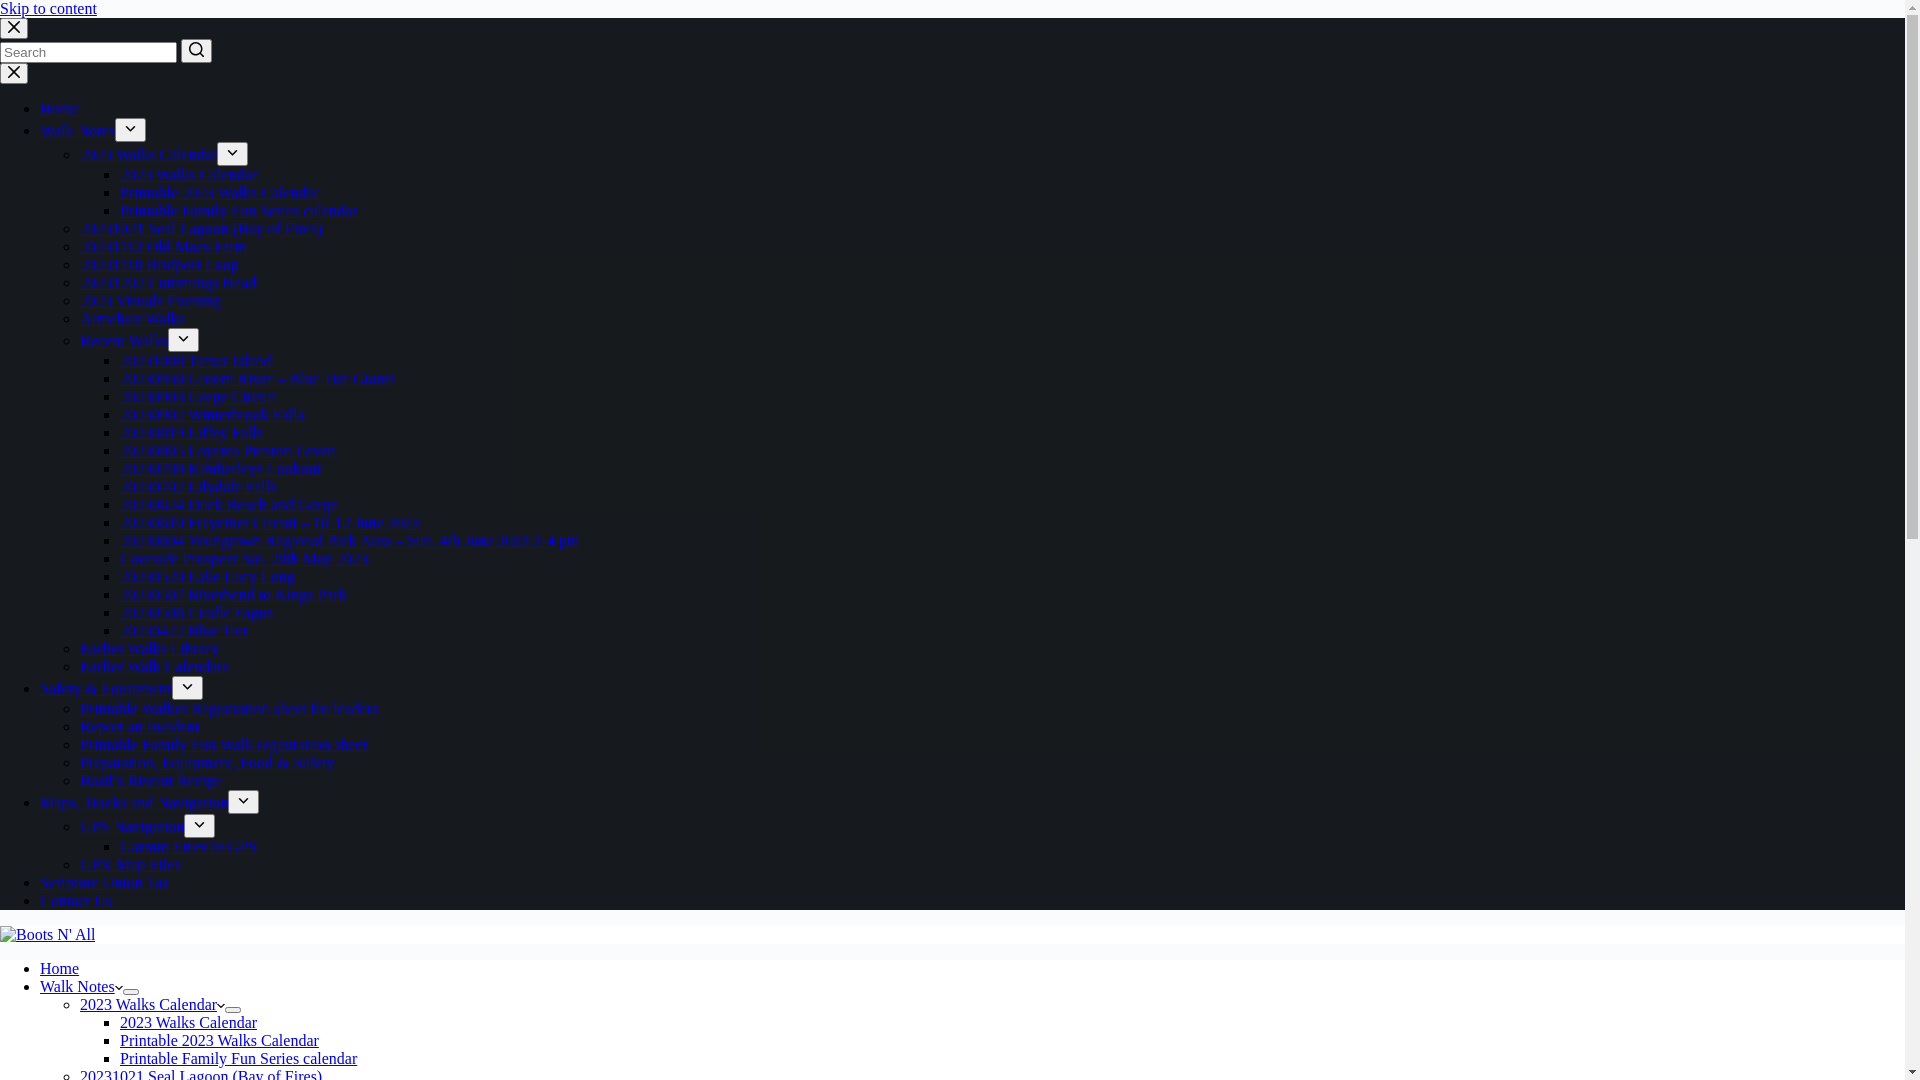  What do you see at coordinates (153, 666) in the screenshot?
I see `'Earlier Walk Calendars'` at bounding box center [153, 666].